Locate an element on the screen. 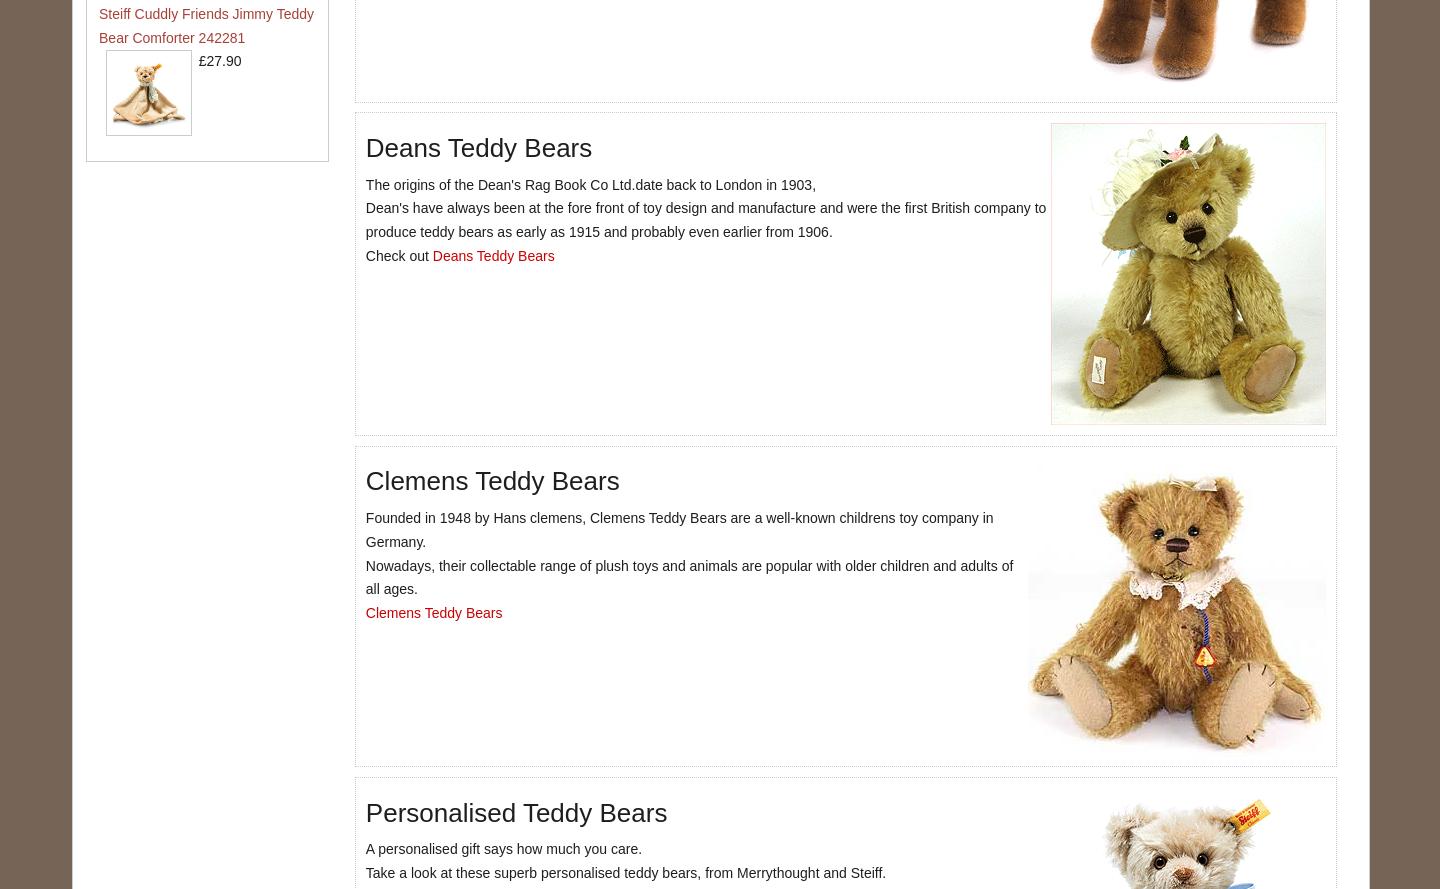 The width and height of the screenshot is (1440, 889). 'Nowadays, their collectable range of plush toys and animals are popular with older children and adults of all ages.' is located at coordinates (689, 575).